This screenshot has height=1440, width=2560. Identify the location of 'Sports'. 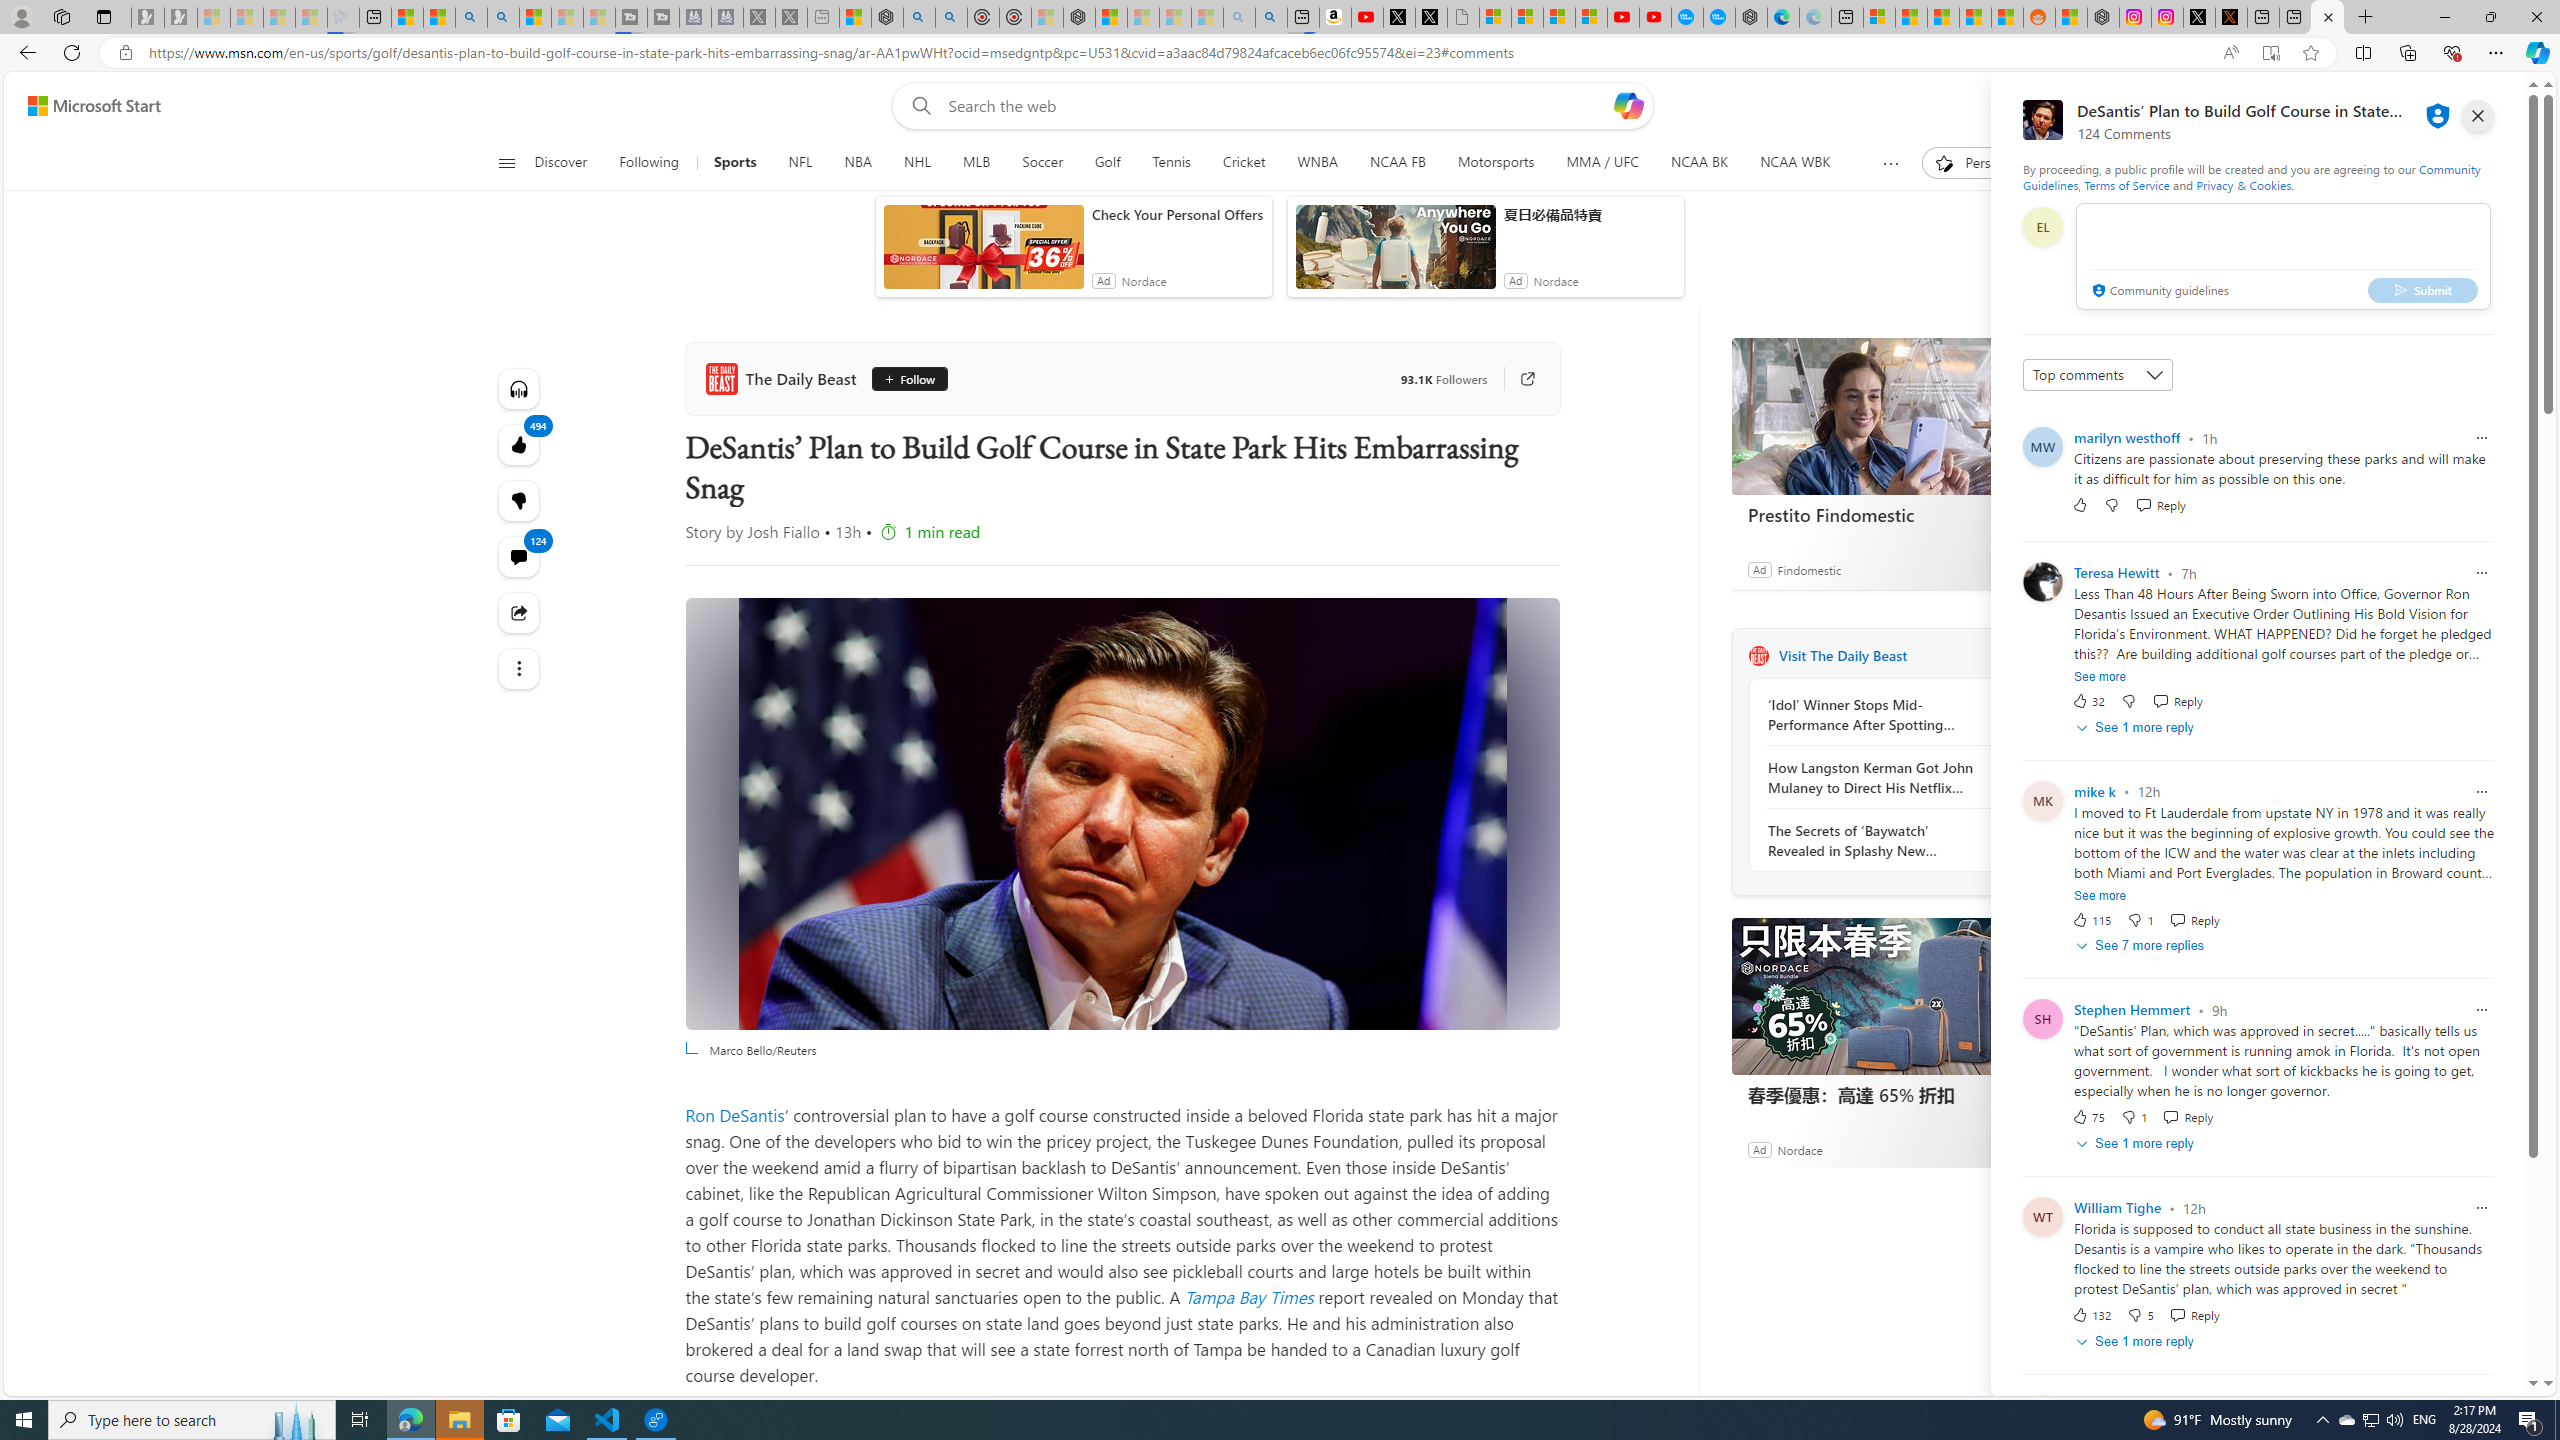
(735, 162).